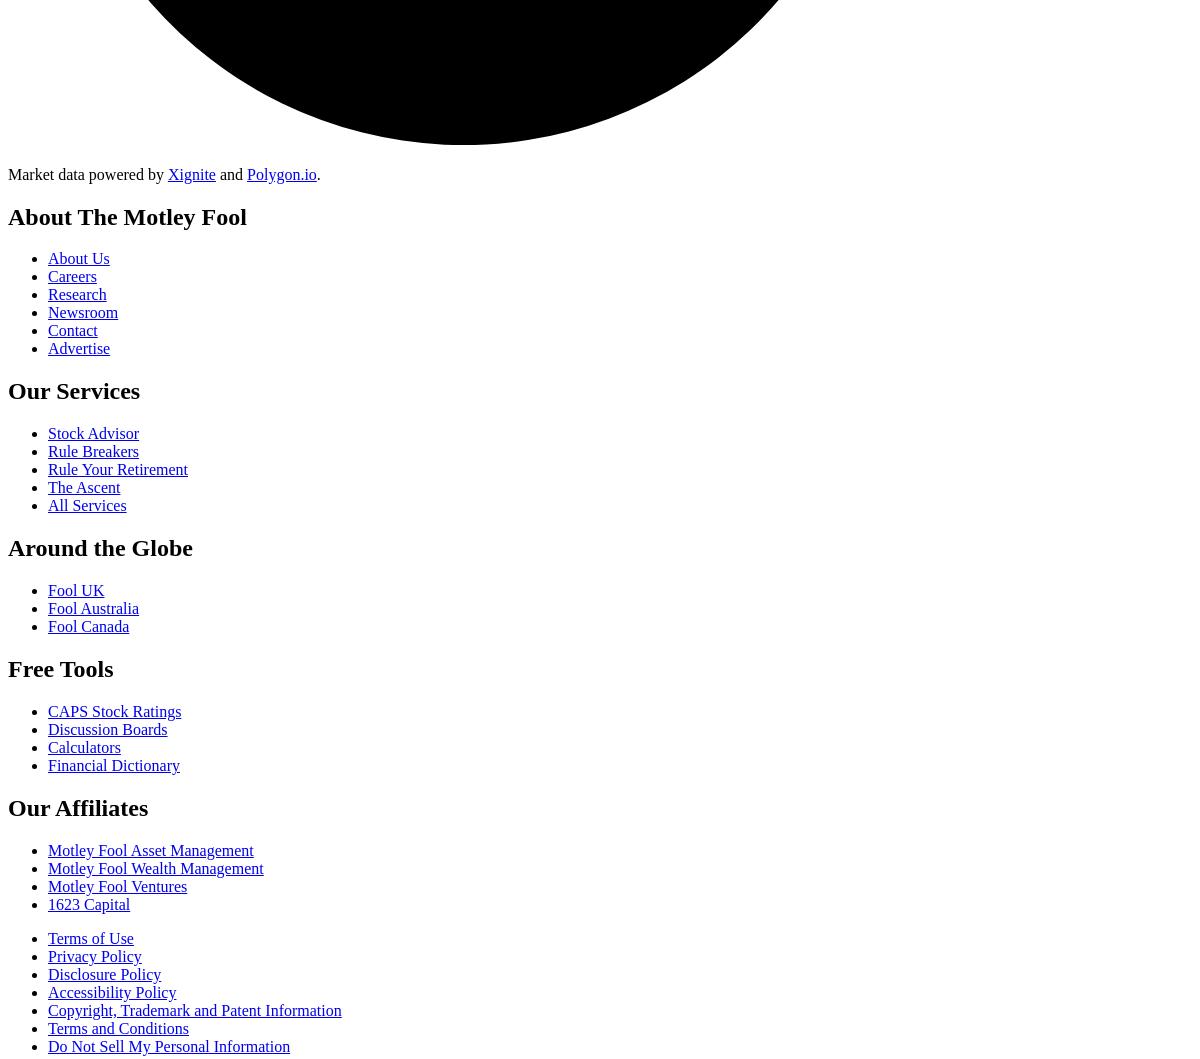  What do you see at coordinates (93, 451) in the screenshot?
I see `'Rule Breakers'` at bounding box center [93, 451].